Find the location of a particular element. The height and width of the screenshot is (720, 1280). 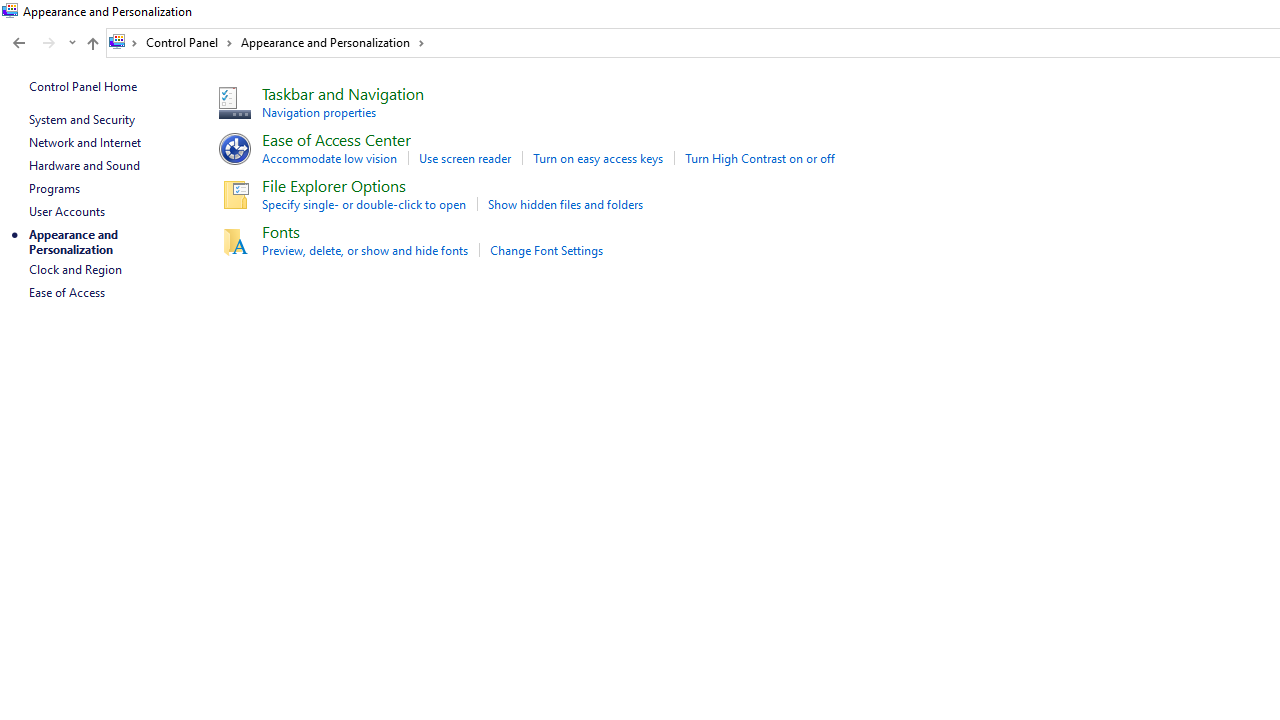

'Change Font Settings' is located at coordinates (546, 249).